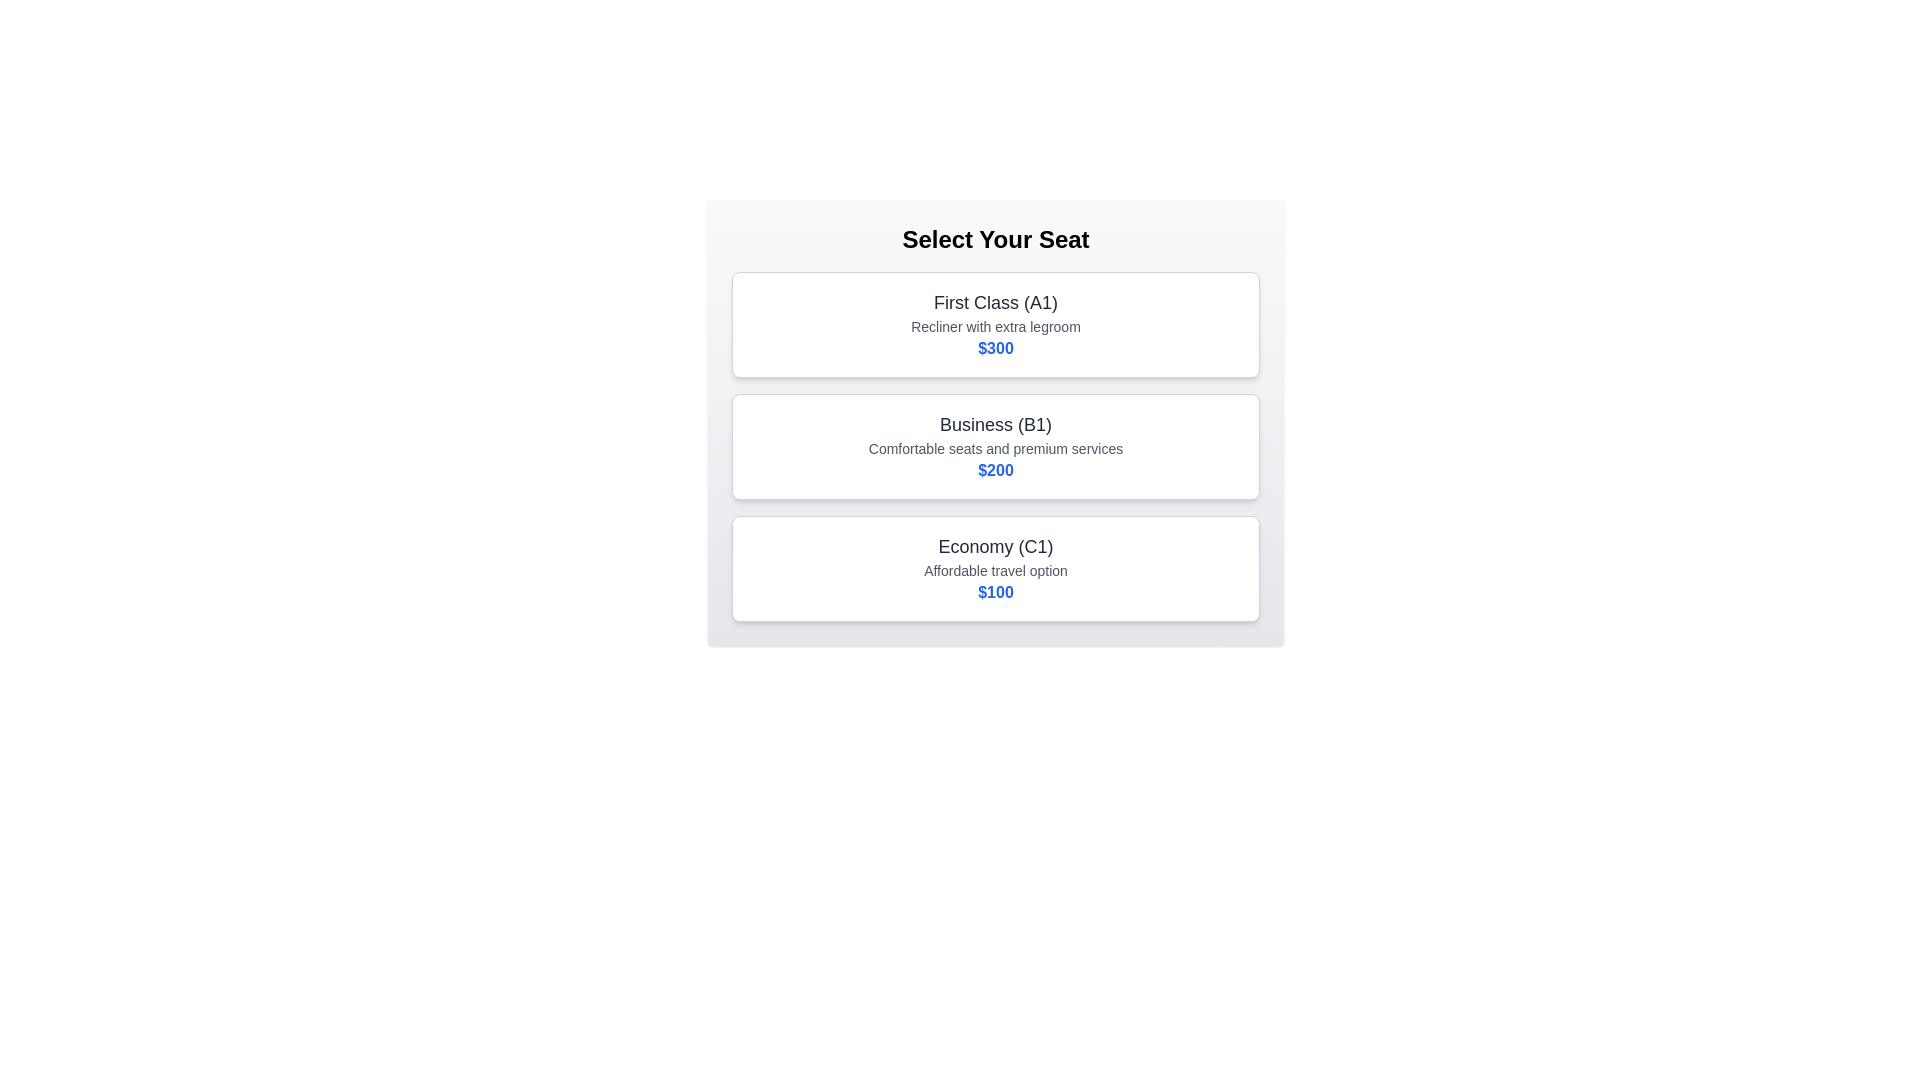 This screenshot has height=1080, width=1920. I want to click on the '$100' text label in bold, blue font, so click(996, 592).